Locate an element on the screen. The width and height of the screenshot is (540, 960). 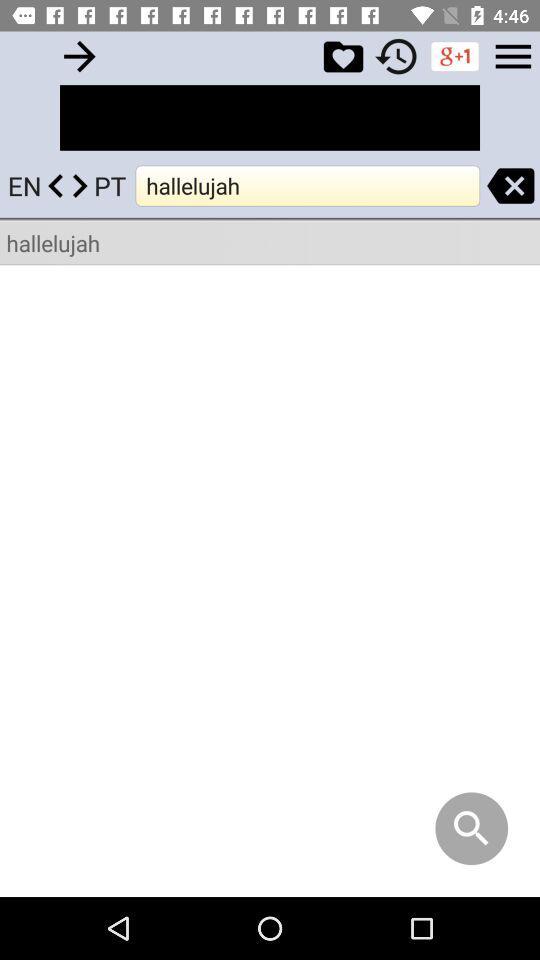
the menu icon is located at coordinates (513, 55).